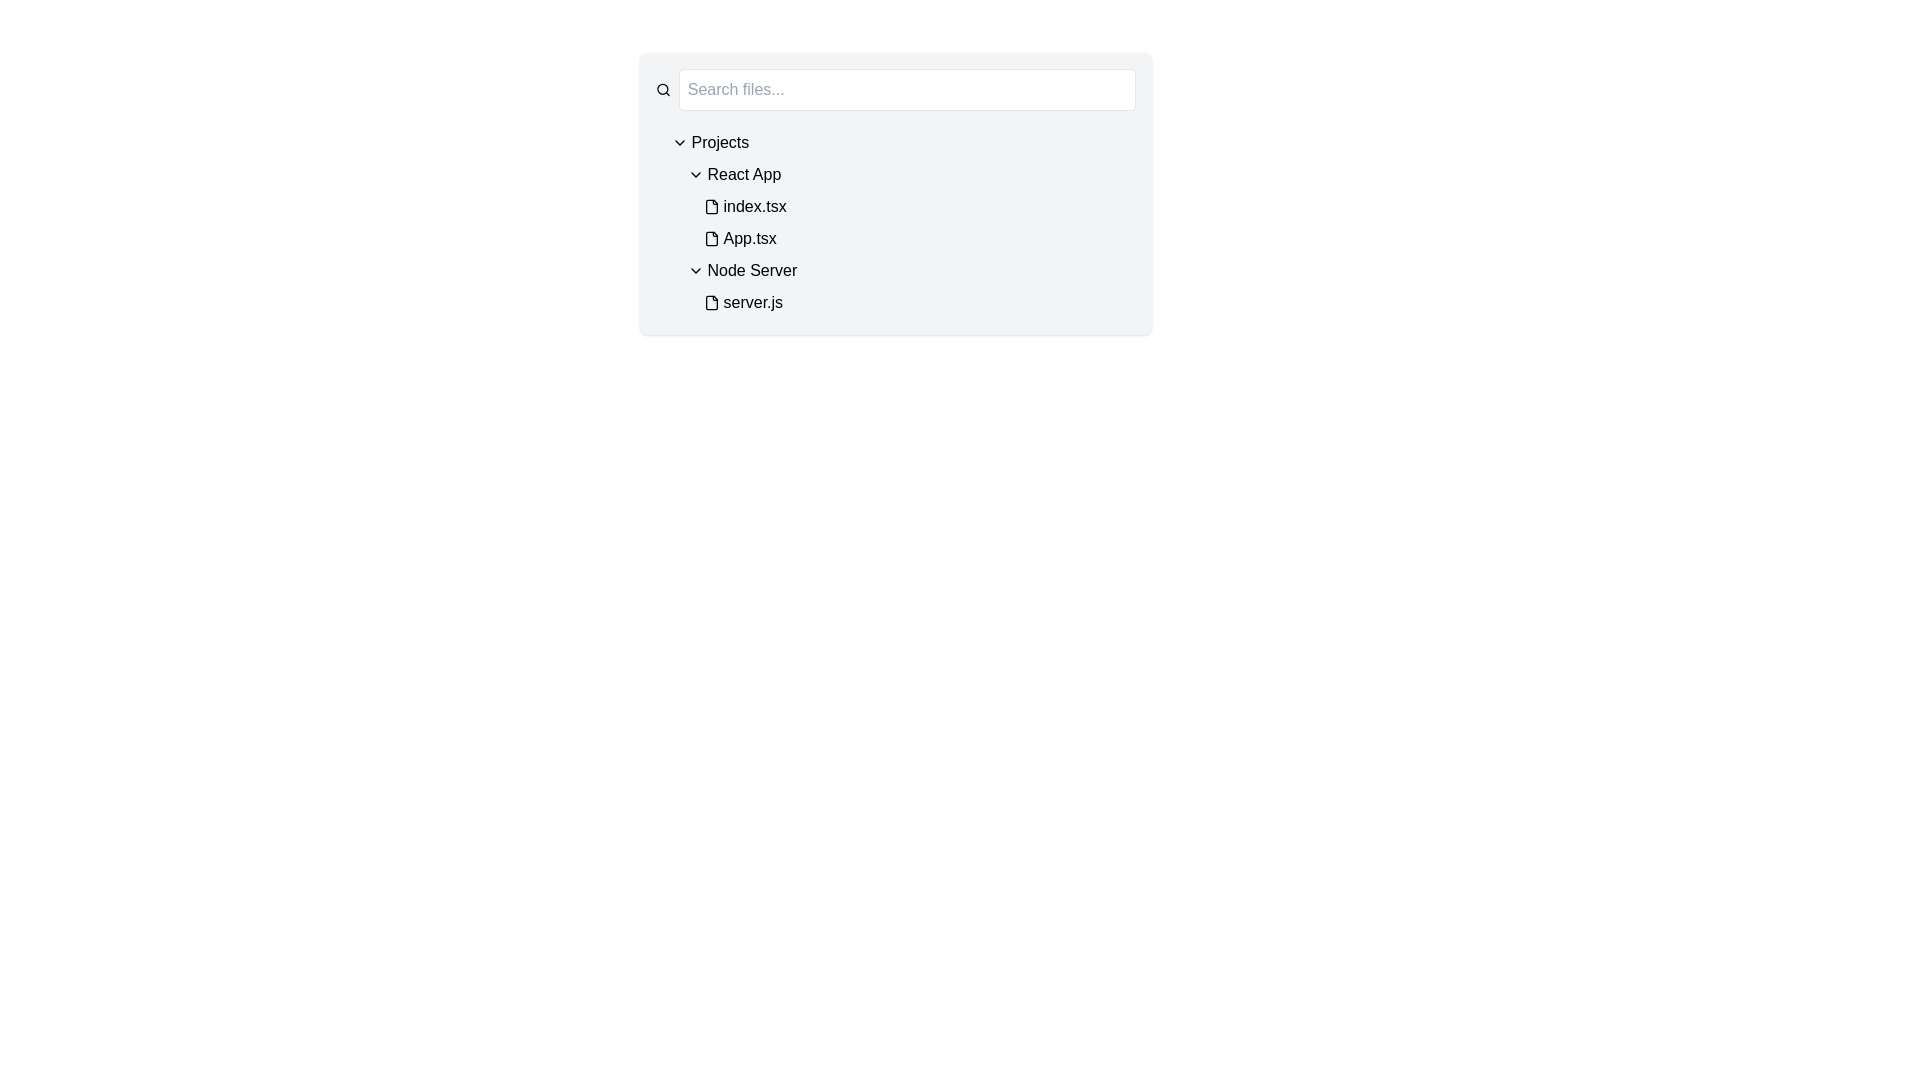 The width and height of the screenshot is (1920, 1080). What do you see at coordinates (720, 141) in the screenshot?
I see `the 'Projects' text label in the left-sidebar of the file navigation panel to interact with it` at bounding box center [720, 141].